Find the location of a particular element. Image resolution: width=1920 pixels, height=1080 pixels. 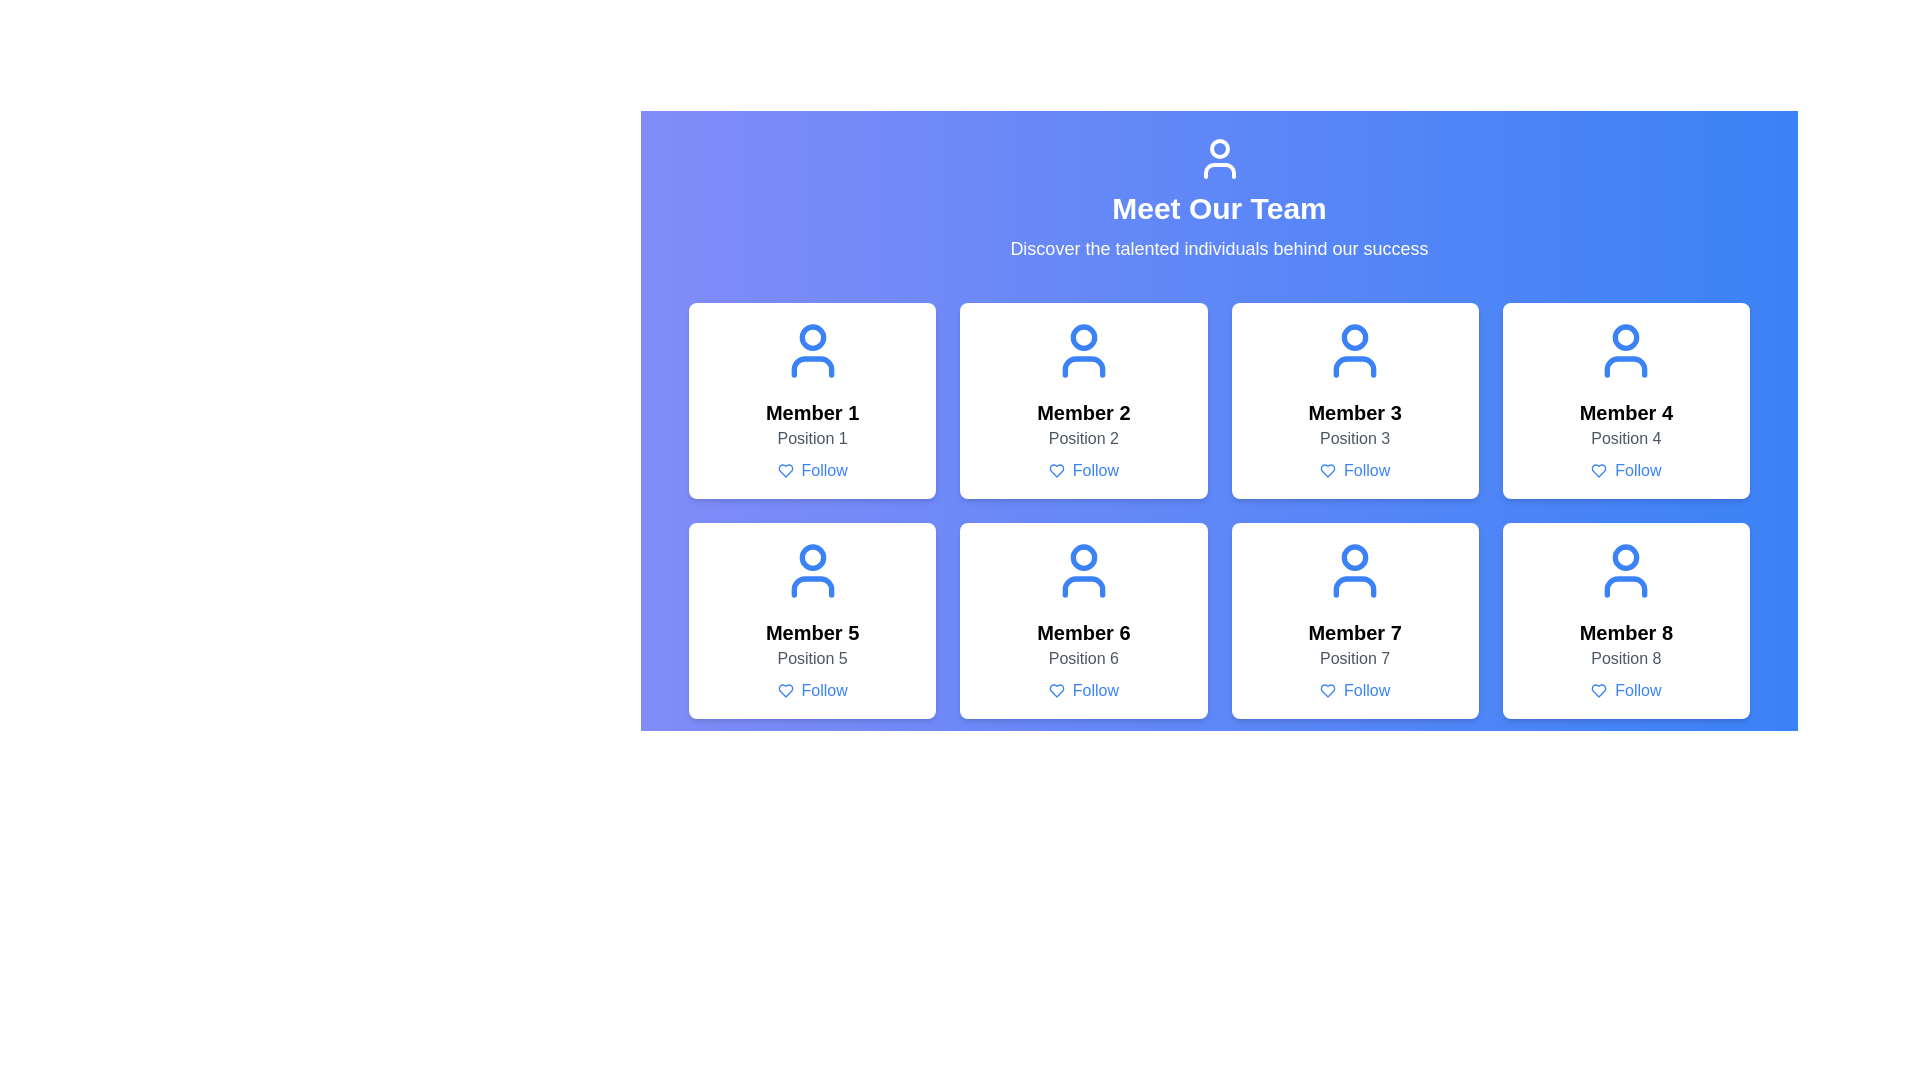

text from the Text Label displaying 'Member 6', located in the sixth card of the layout grid, above 'Position 6' and below the user profile icon is located at coordinates (1082, 632).